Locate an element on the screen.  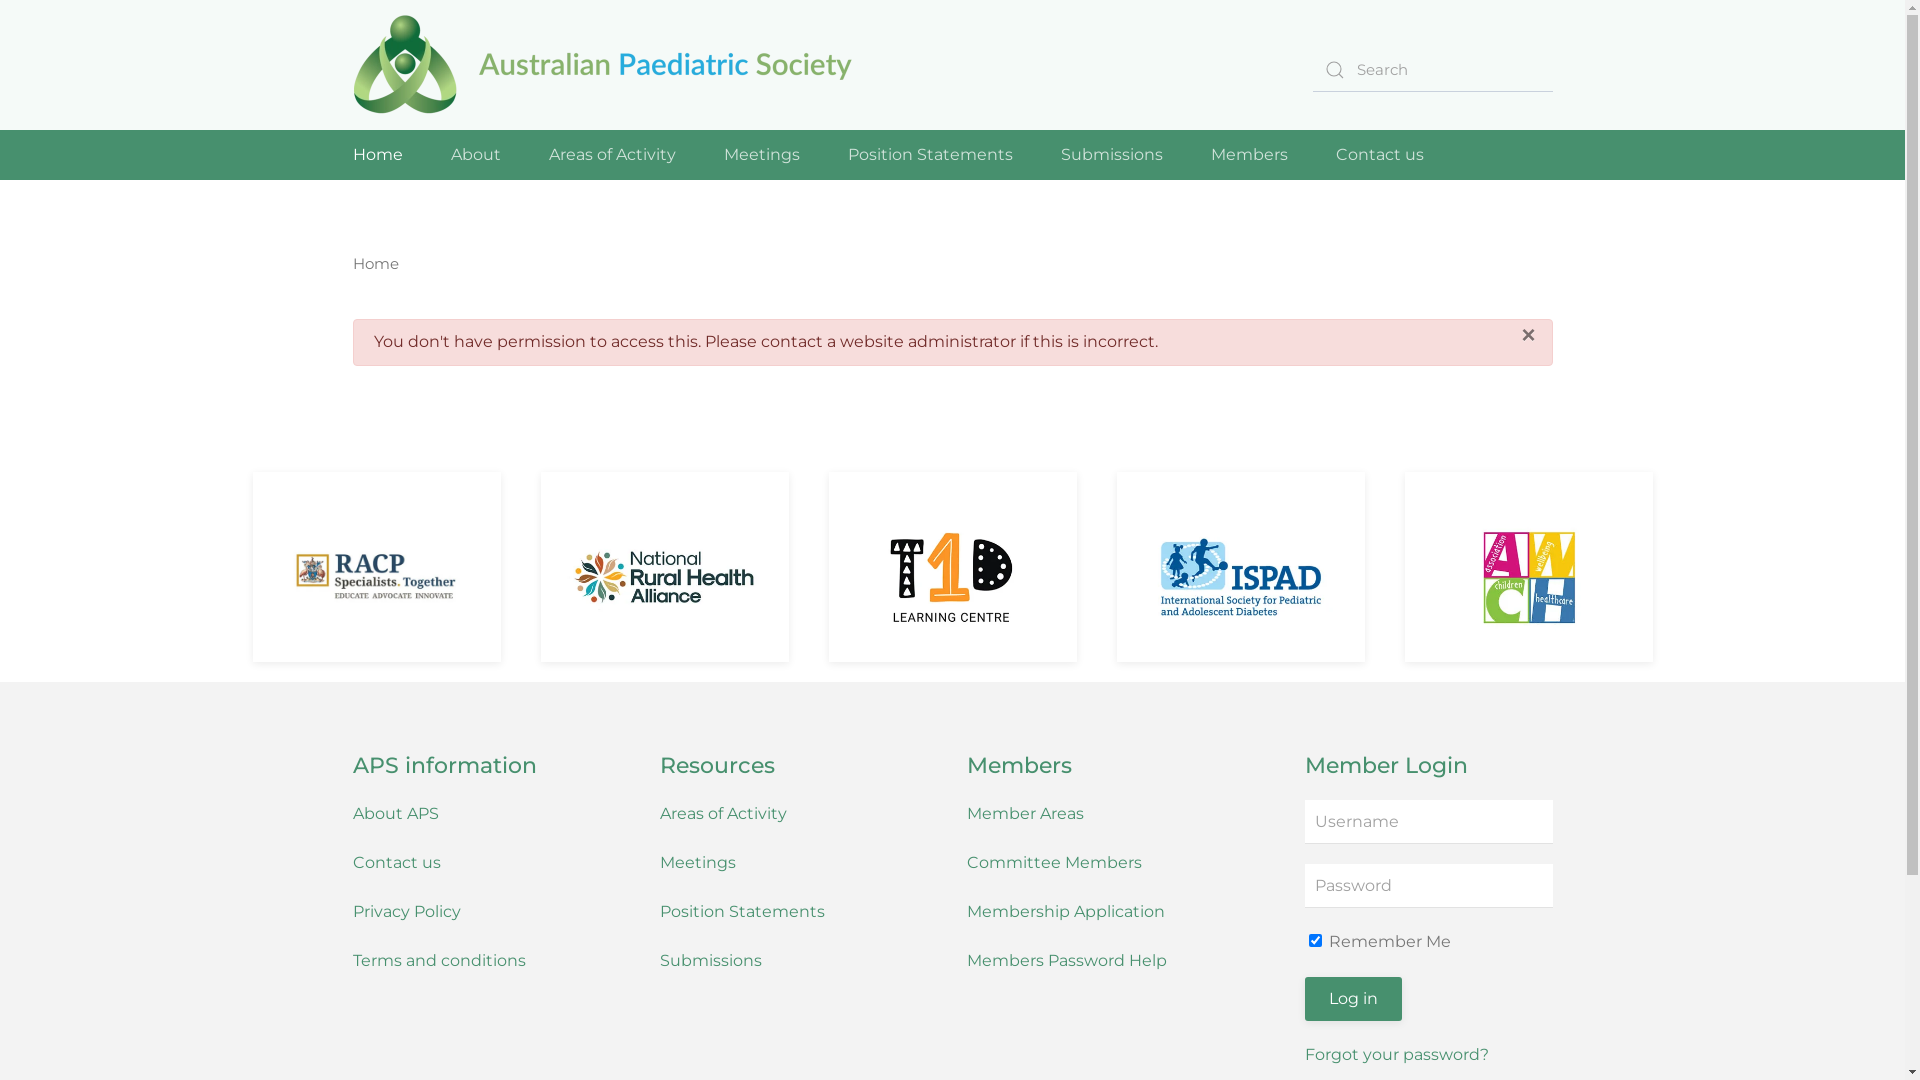
'Terms and conditions' is located at coordinates (351, 959).